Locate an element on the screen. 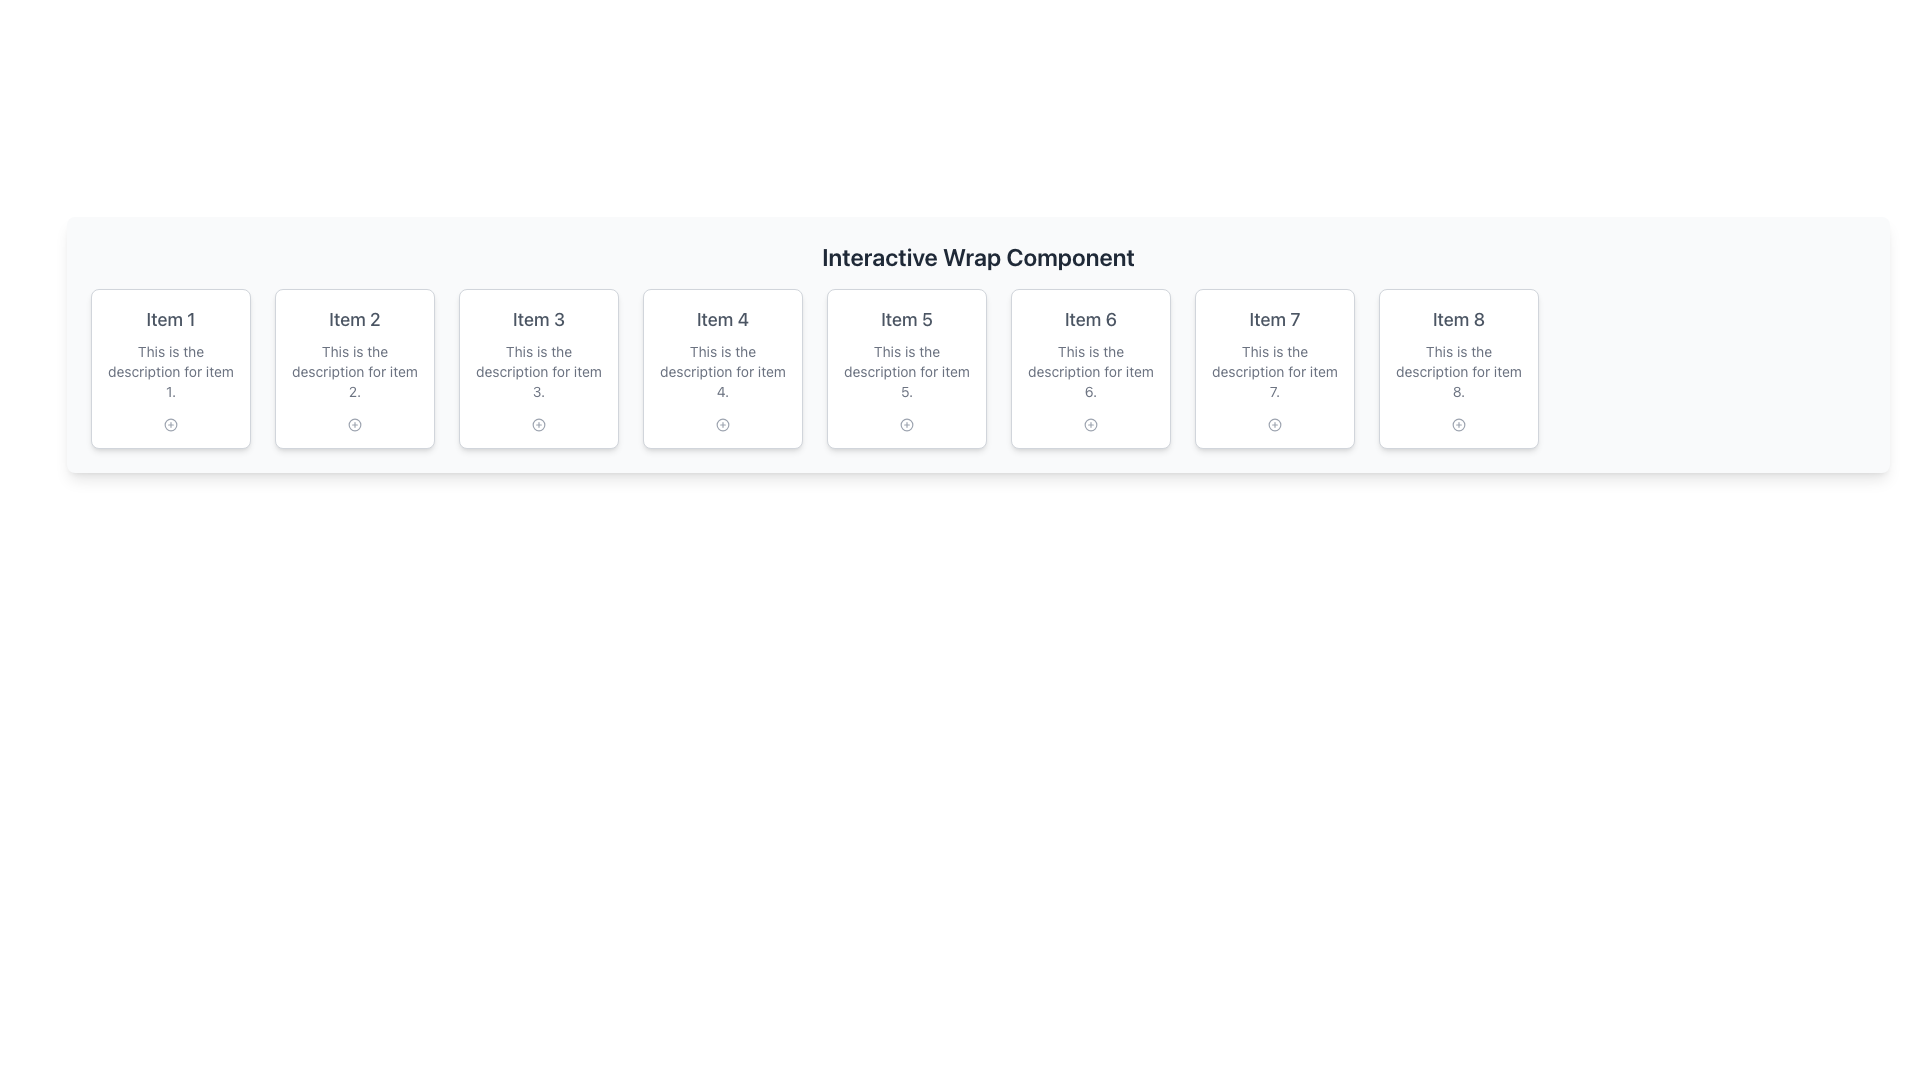 This screenshot has height=1080, width=1920. displayed text in the small, gray-colored font that says 'This is the description for item 3.' located below the title 'Item 3' in the third card from the left is located at coordinates (538, 371).